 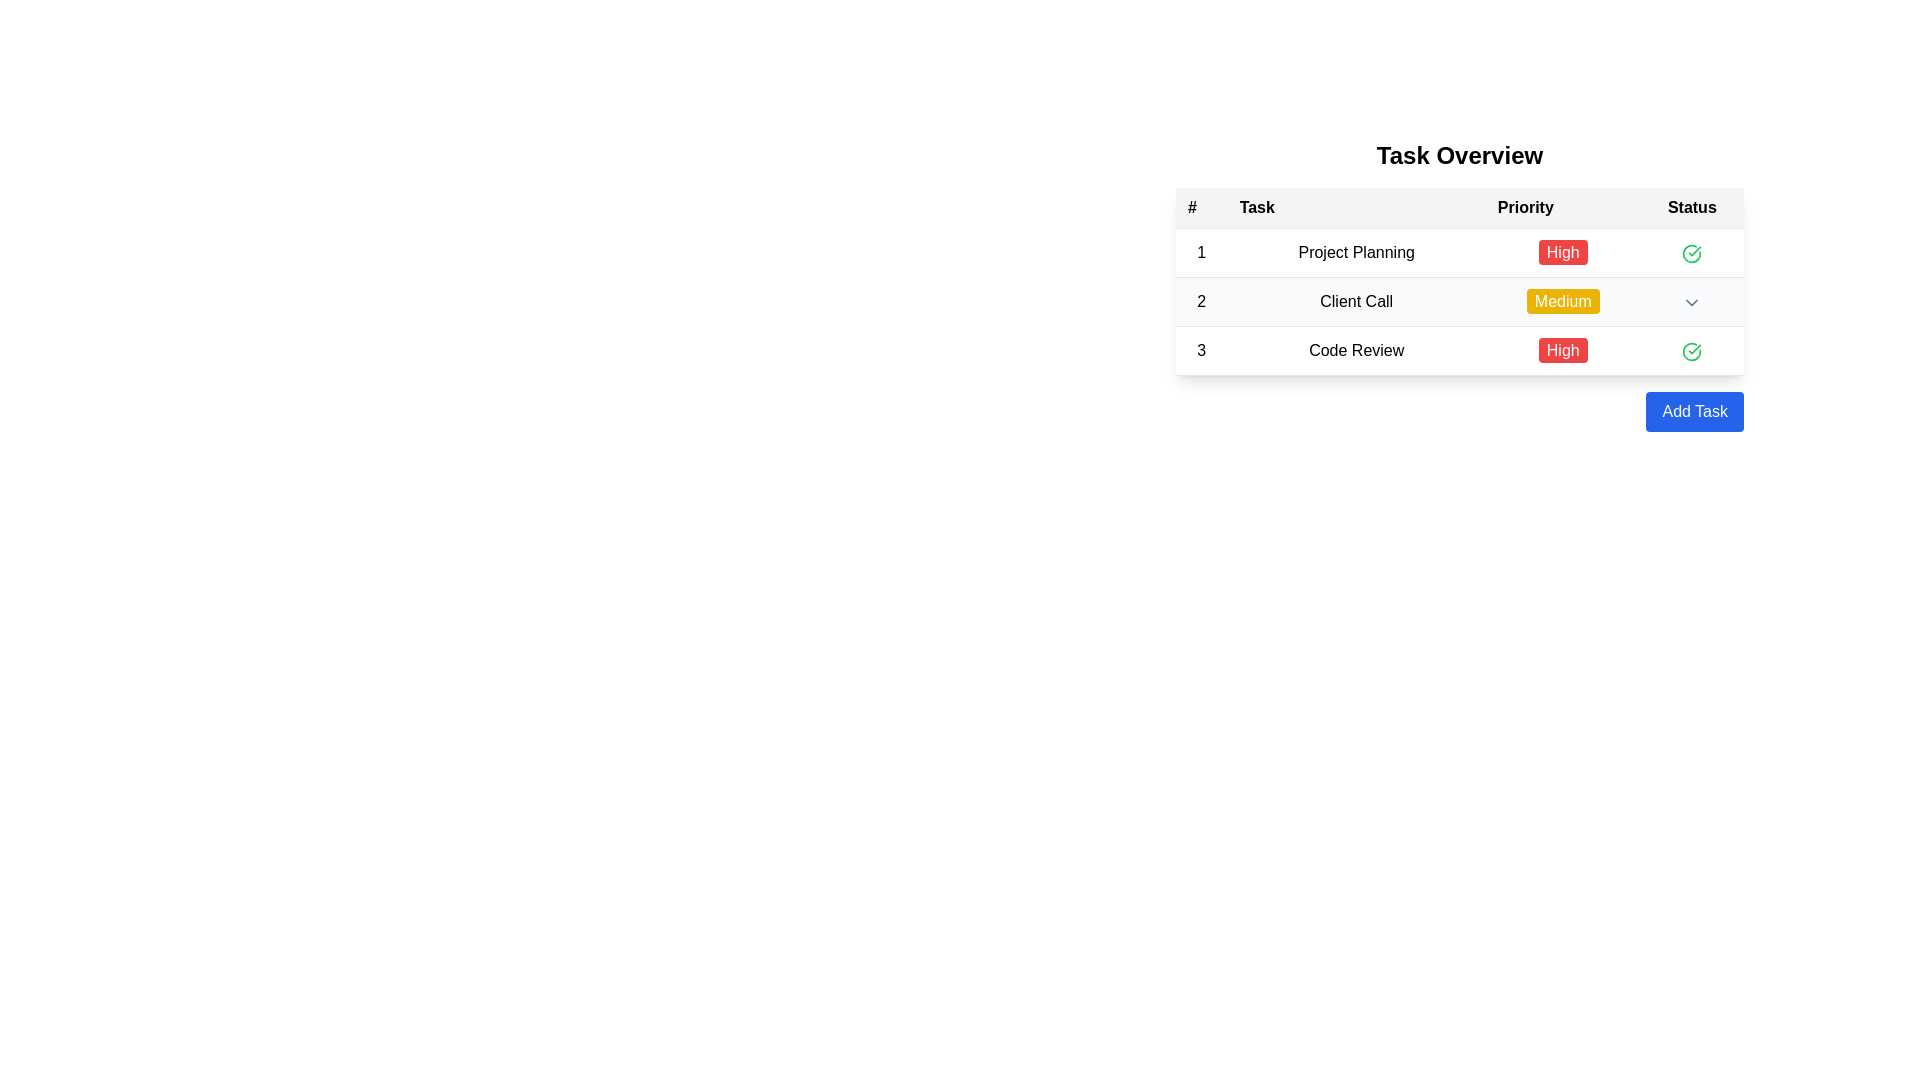 What do you see at coordinates (1459, 350) in the screenshot?
I see `the third row of the table under the 'Task Overview' heading, which contains the text '3', 'Code Review', a red badge 'High', and an SVG icon with a green checkmark` at bounding box center [1459, 350].